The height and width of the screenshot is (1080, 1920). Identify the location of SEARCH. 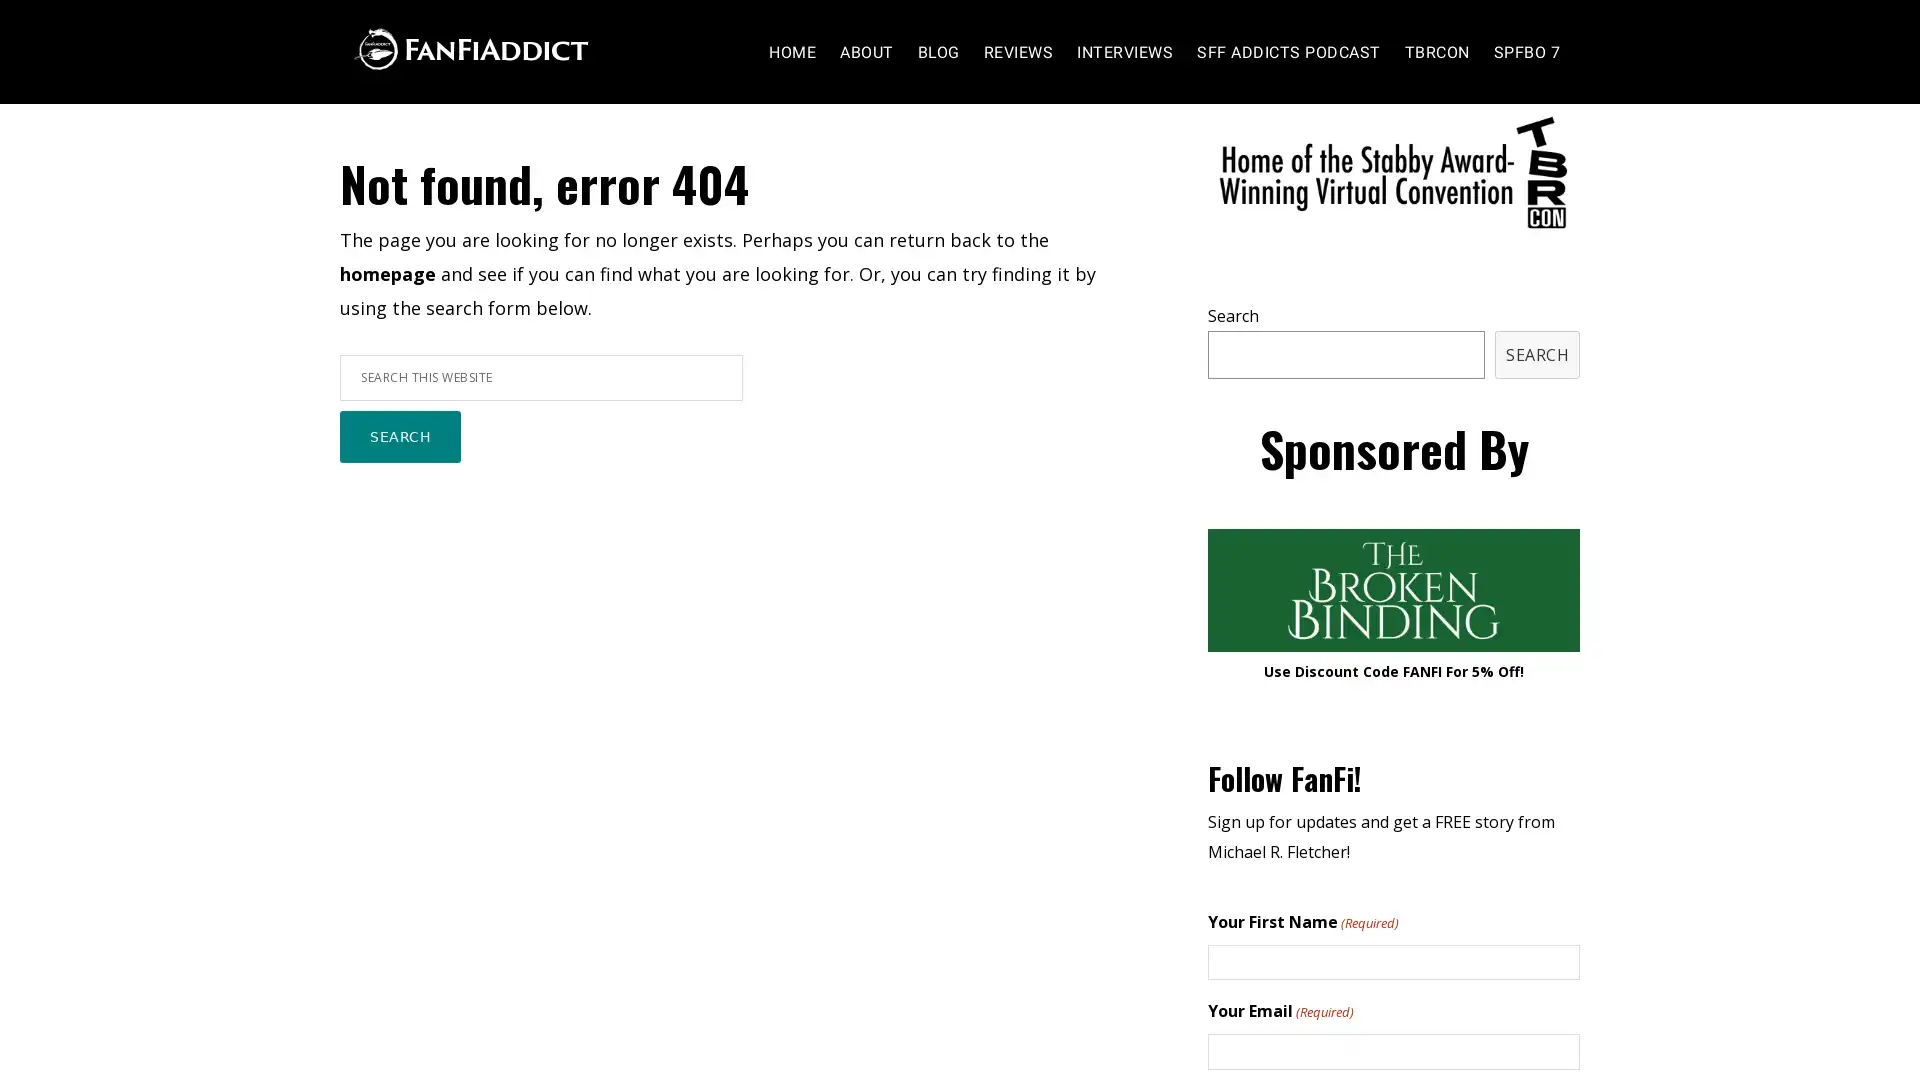
(1536, 393).